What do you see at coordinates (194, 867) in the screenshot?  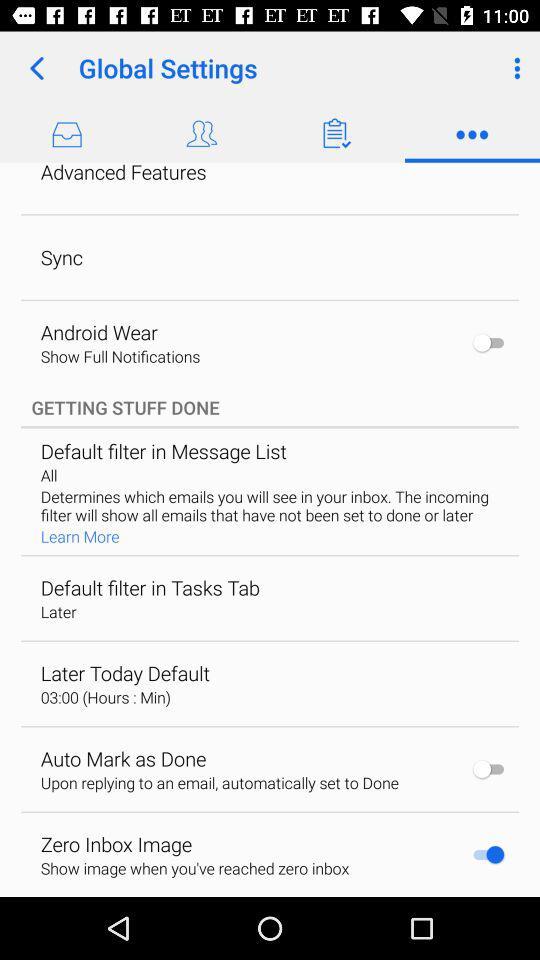 I see `the show image when icon` at bounding box center [194, 867].